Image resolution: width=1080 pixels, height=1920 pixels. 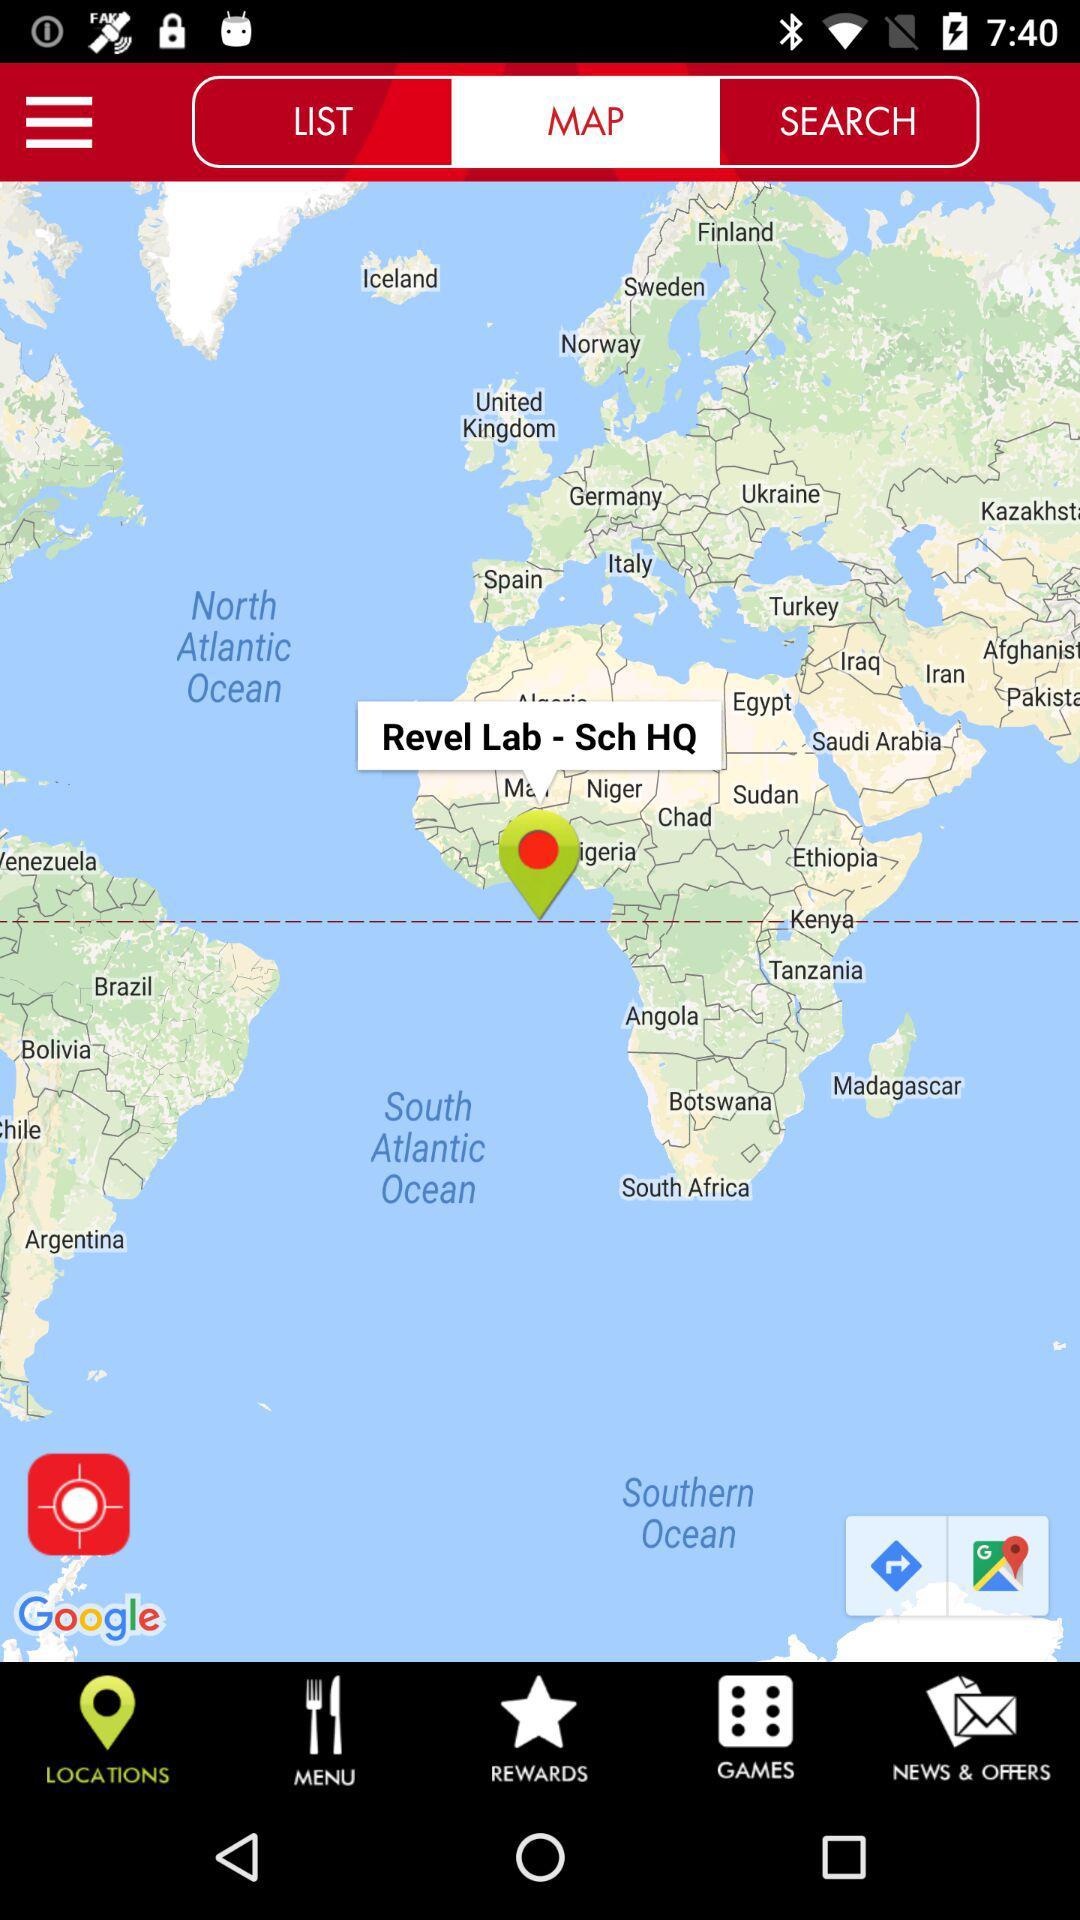 What do you see at coordinates (893, 1566) in the screenshot?
I see `the redo icon` at bounding box center [893, 1566].